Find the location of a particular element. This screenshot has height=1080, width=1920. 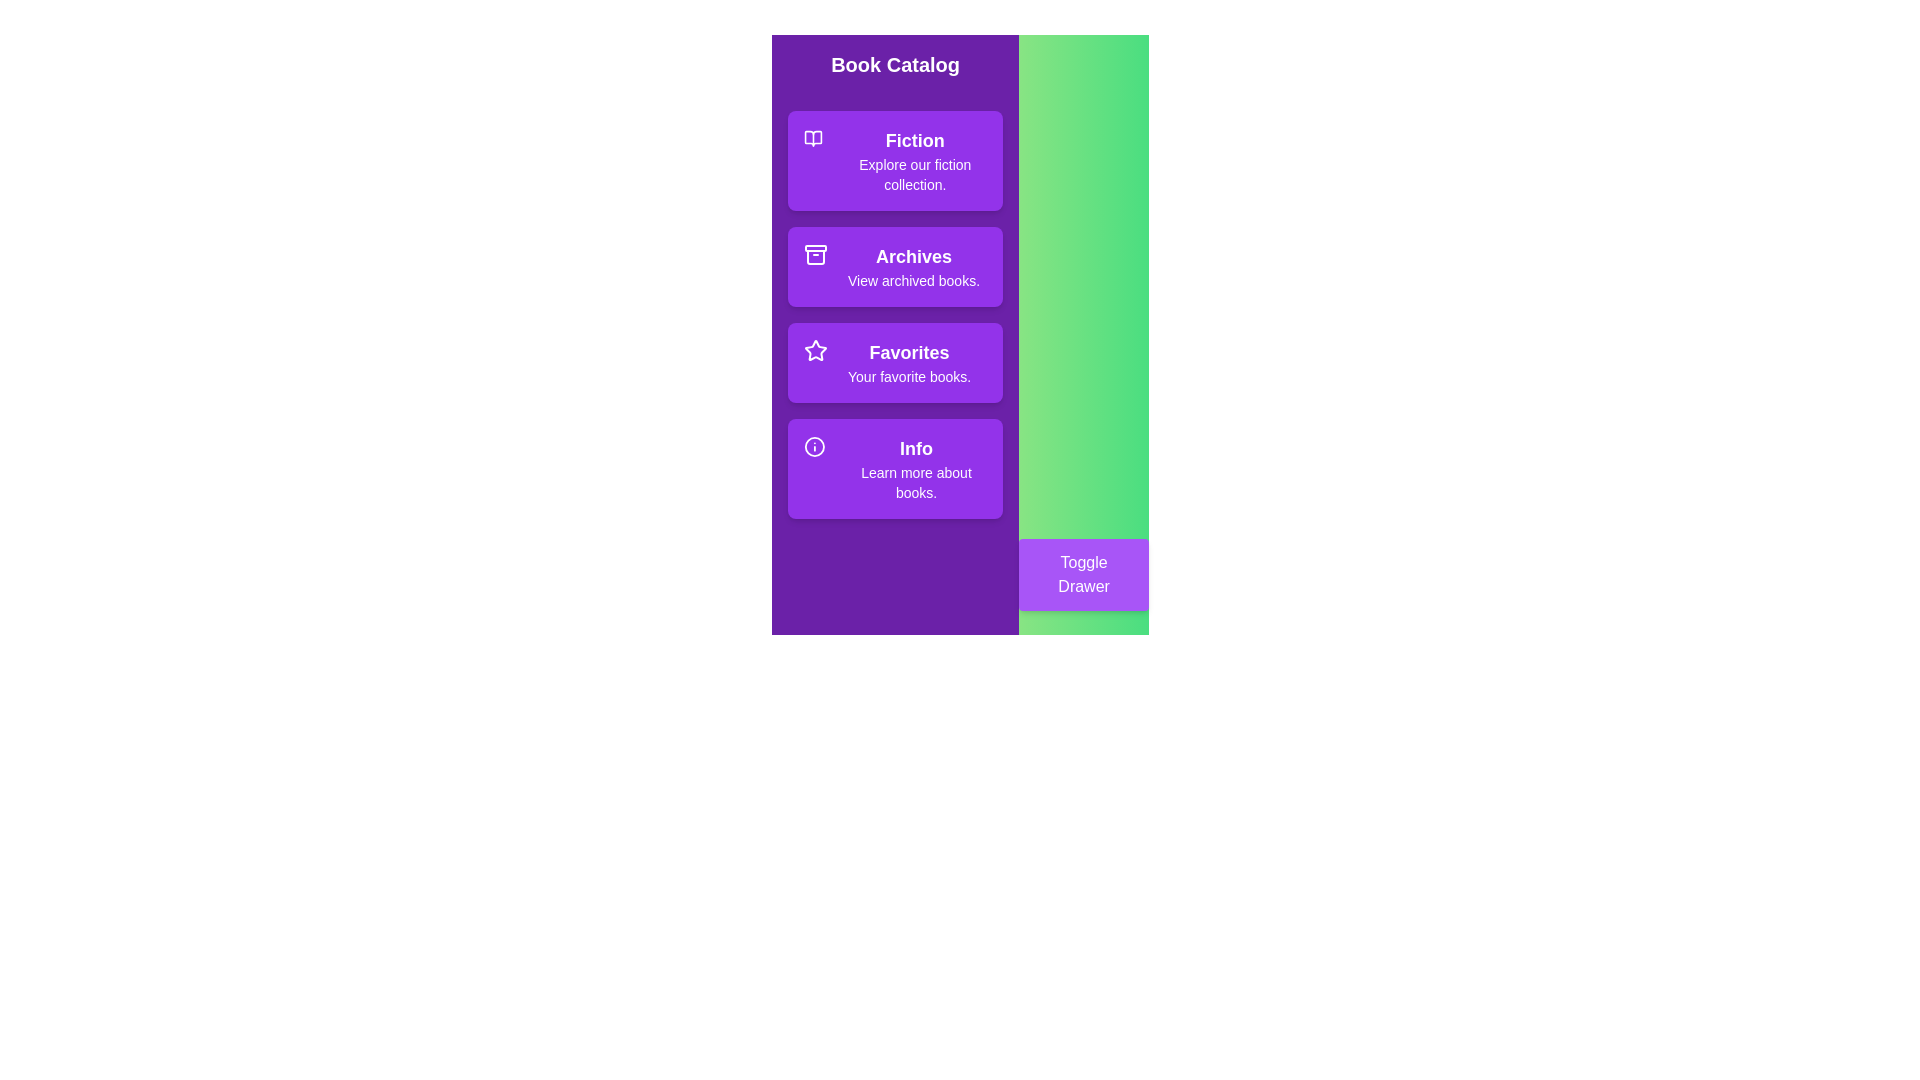

the category Favorites from the Book Catalog Drawer is located at coordinates (894, 362).